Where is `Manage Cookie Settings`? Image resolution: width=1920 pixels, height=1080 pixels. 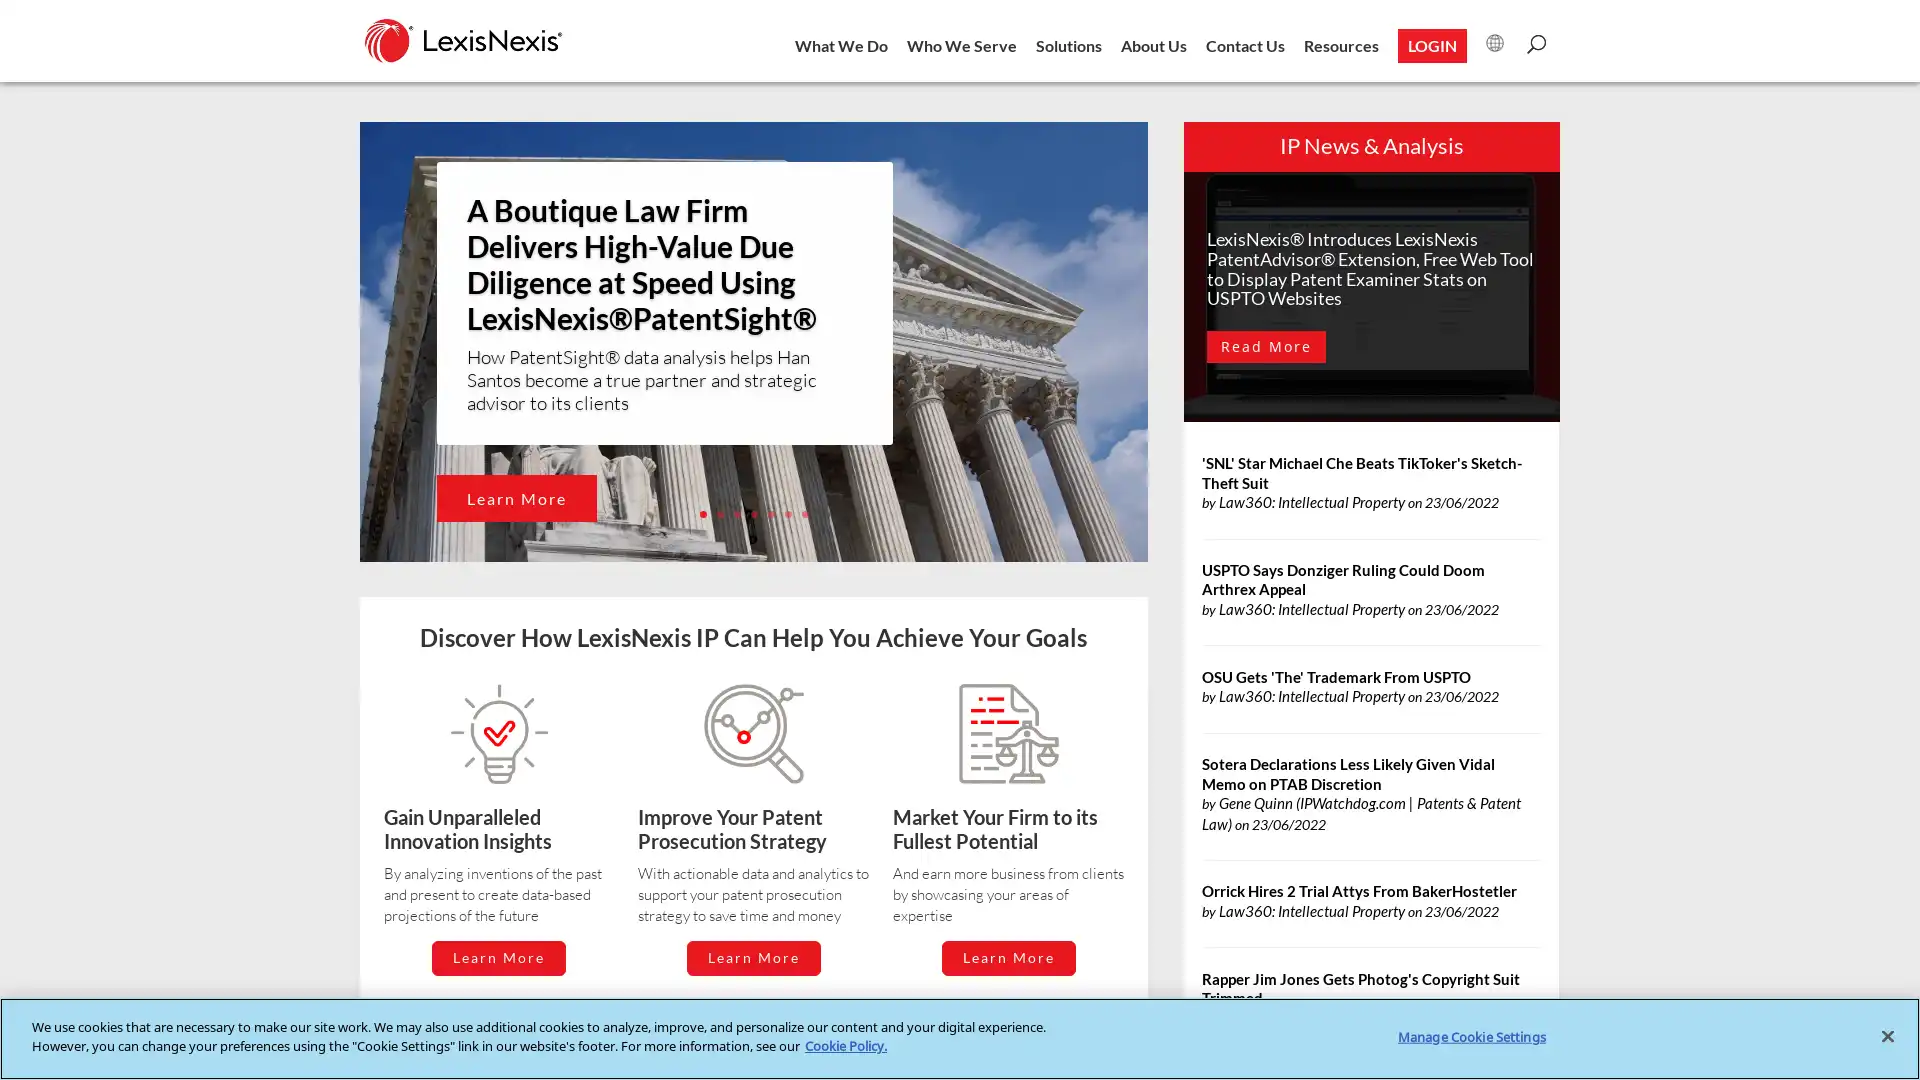
Manage Cookie Settings is located at coordinates (1470, 1036).